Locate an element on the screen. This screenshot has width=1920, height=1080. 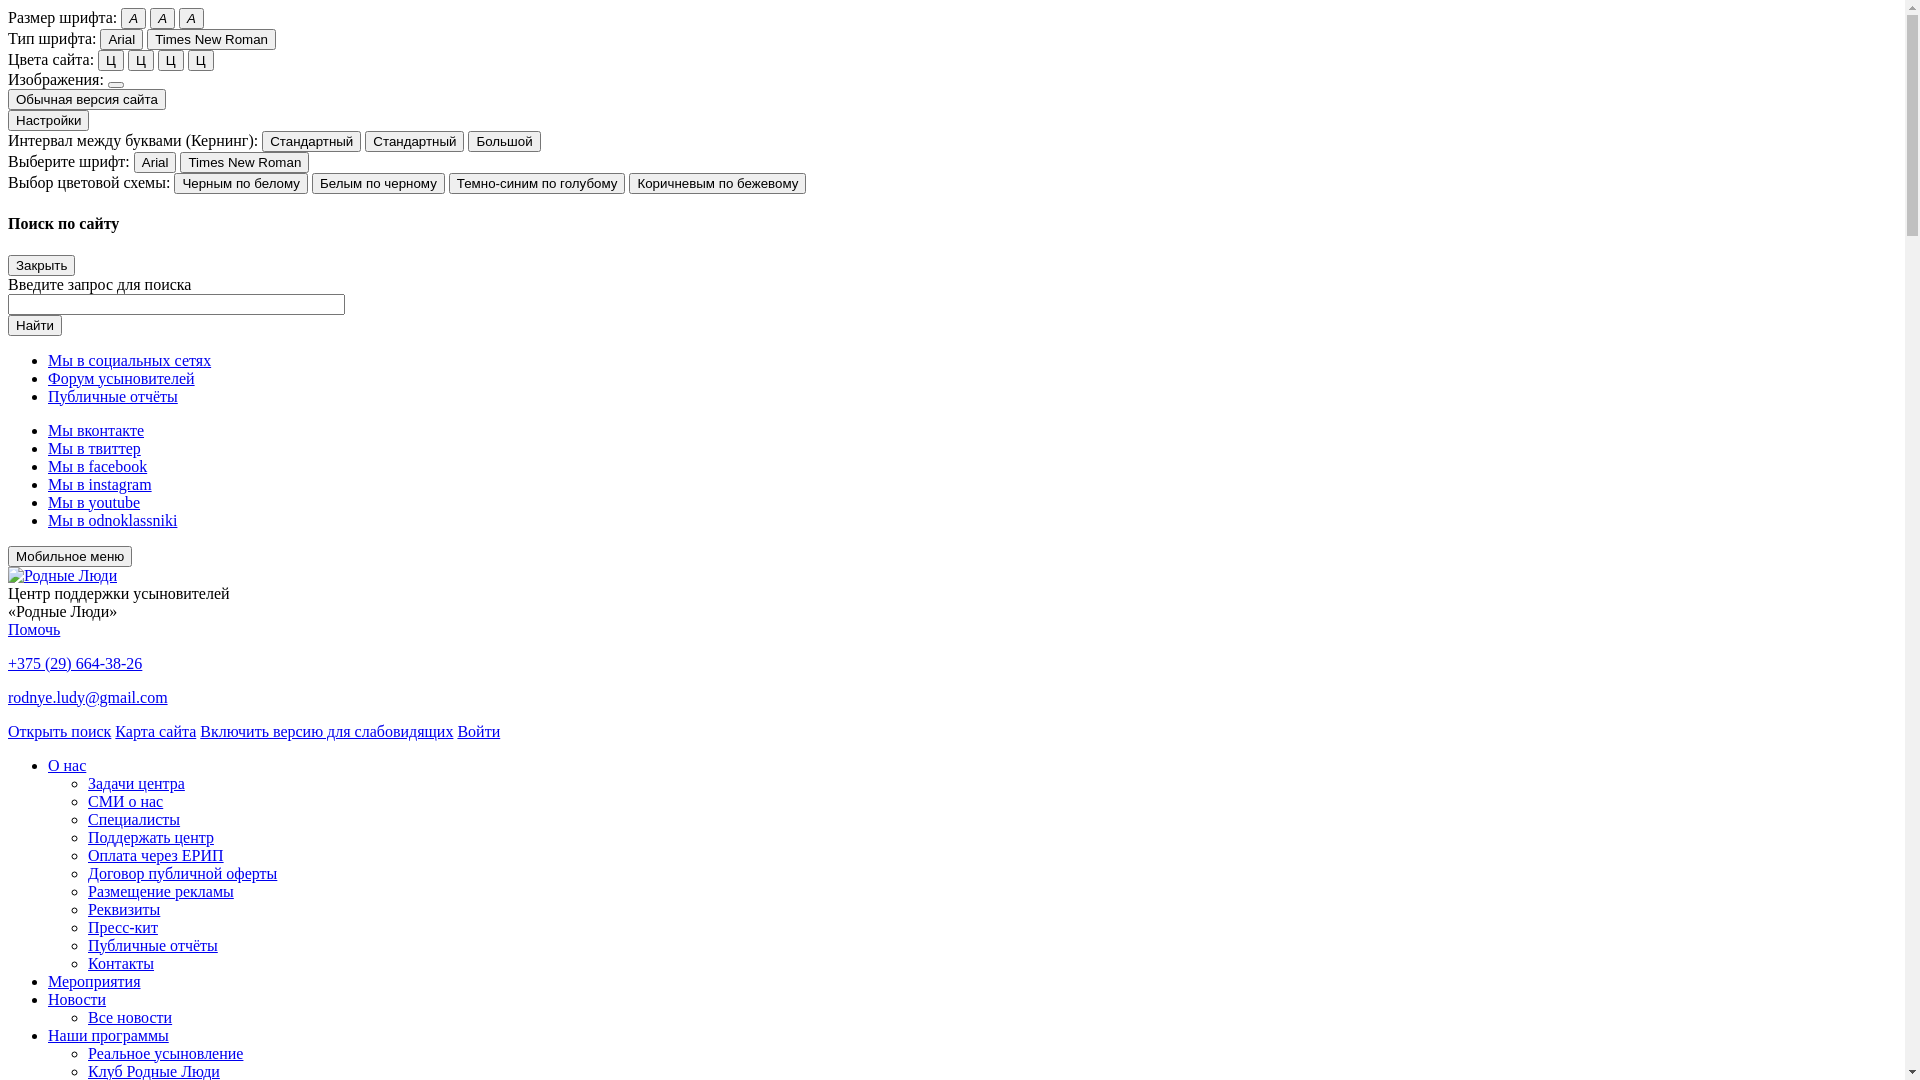
'+375 (29) 664-38-26' is located at coordinates (75, 663).